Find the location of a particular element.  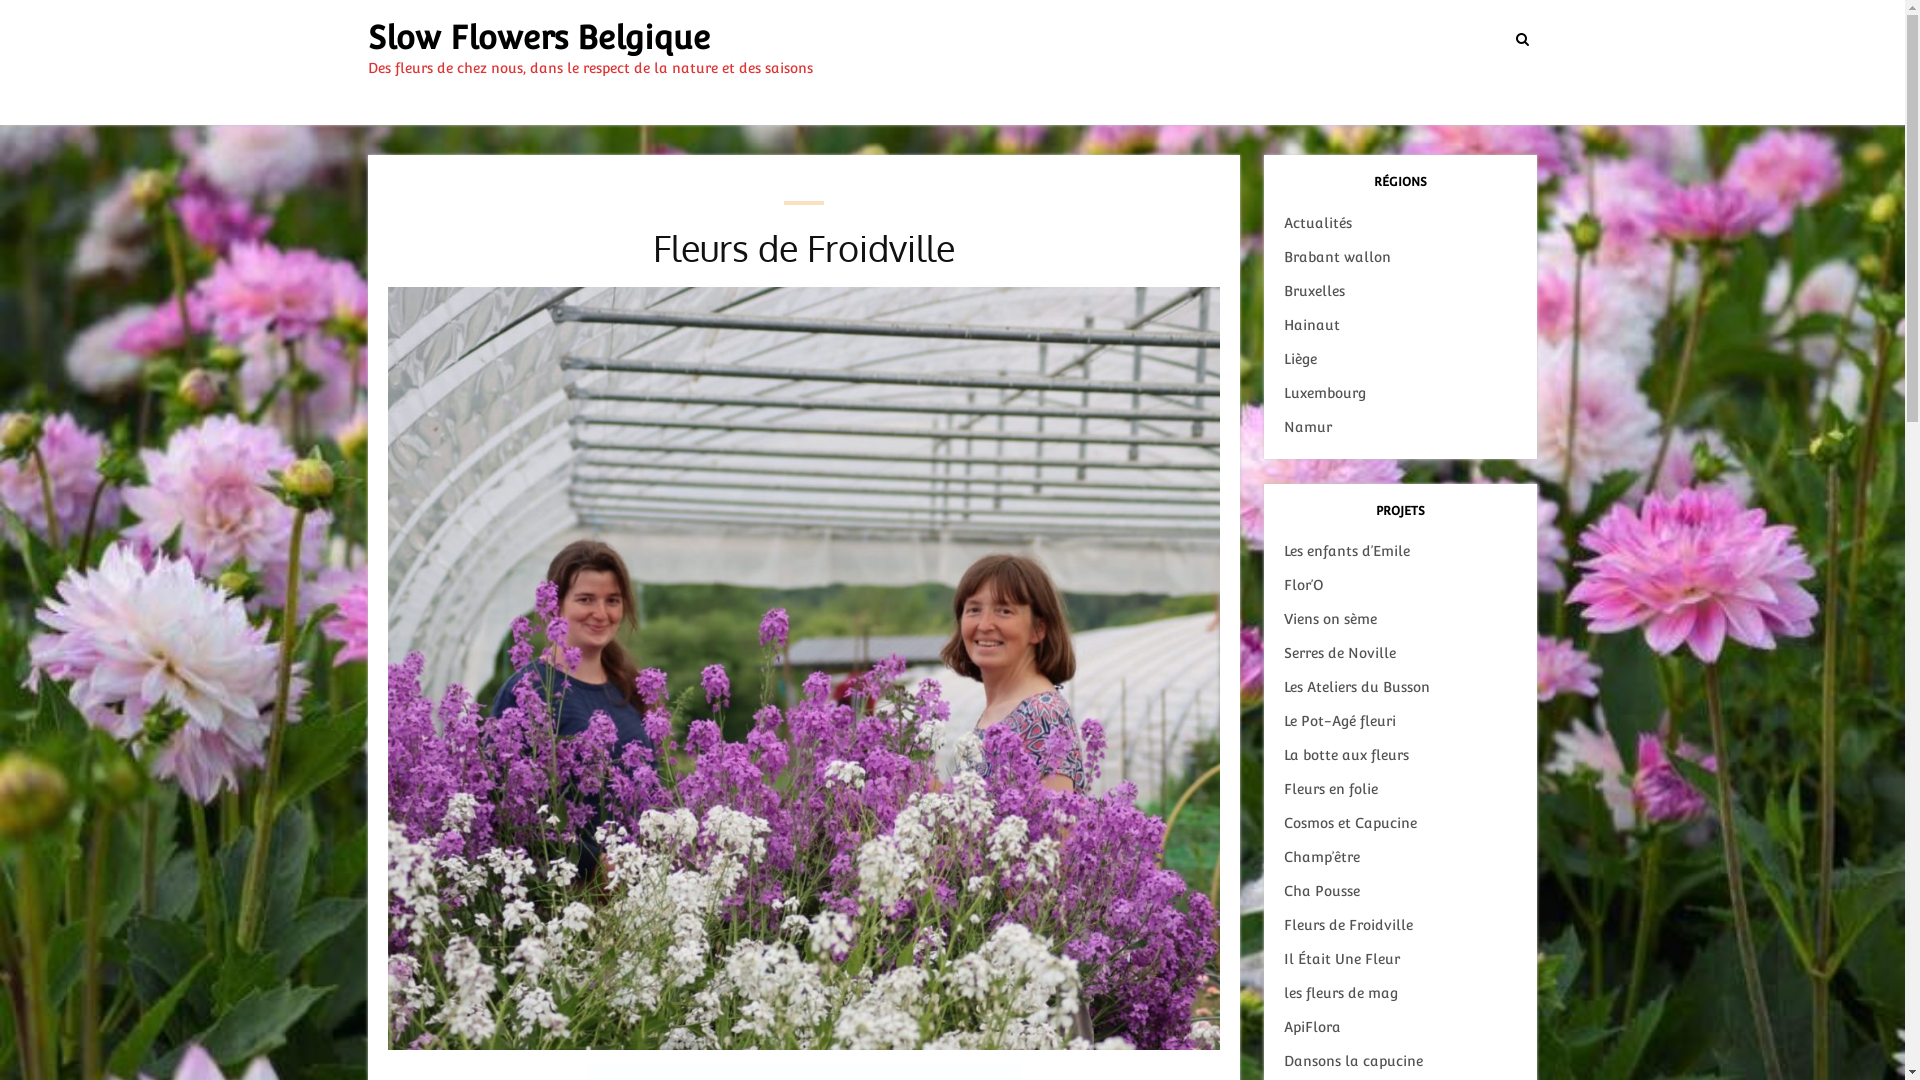

'Cosmos et Capucine' is located at coordinates (1350, 822).